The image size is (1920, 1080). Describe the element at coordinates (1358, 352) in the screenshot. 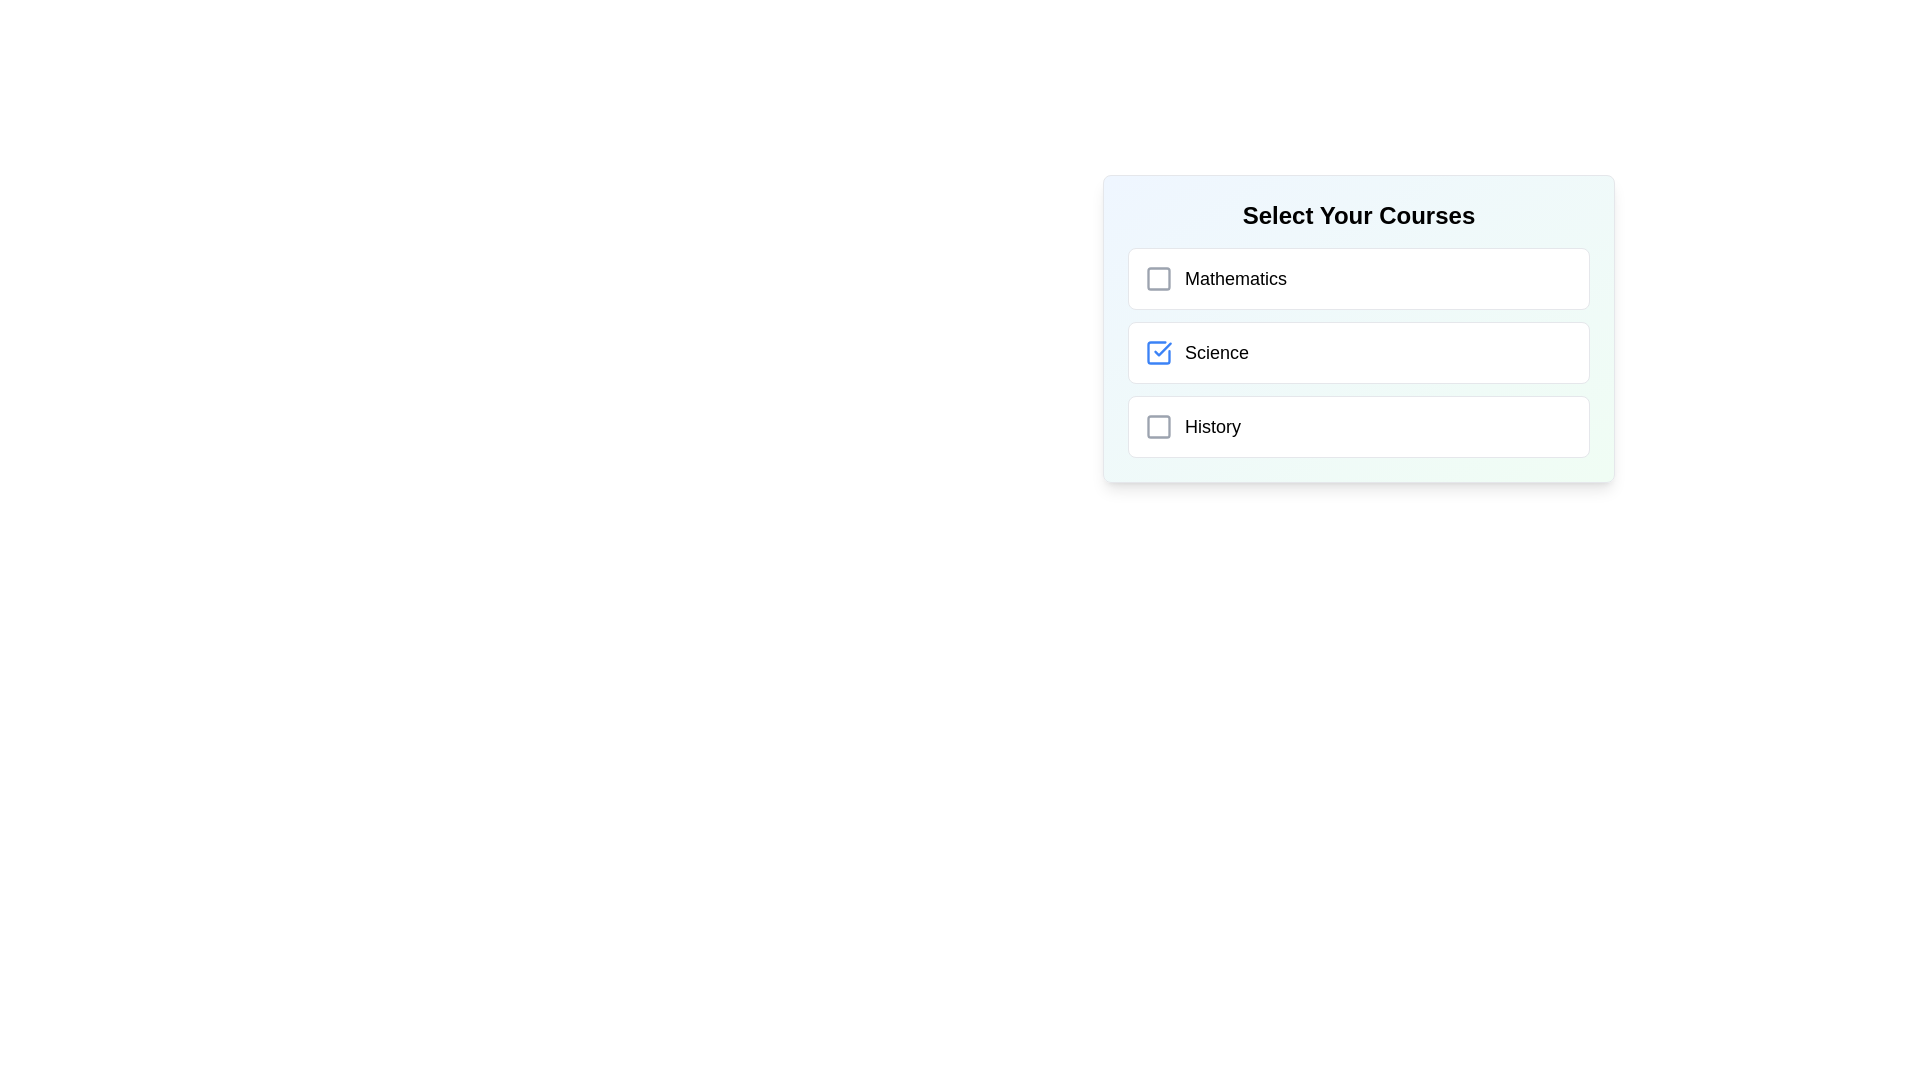

I see `the 'Science' course checkbox for potential rearrangement within the checkbox list for course selection` at that location.